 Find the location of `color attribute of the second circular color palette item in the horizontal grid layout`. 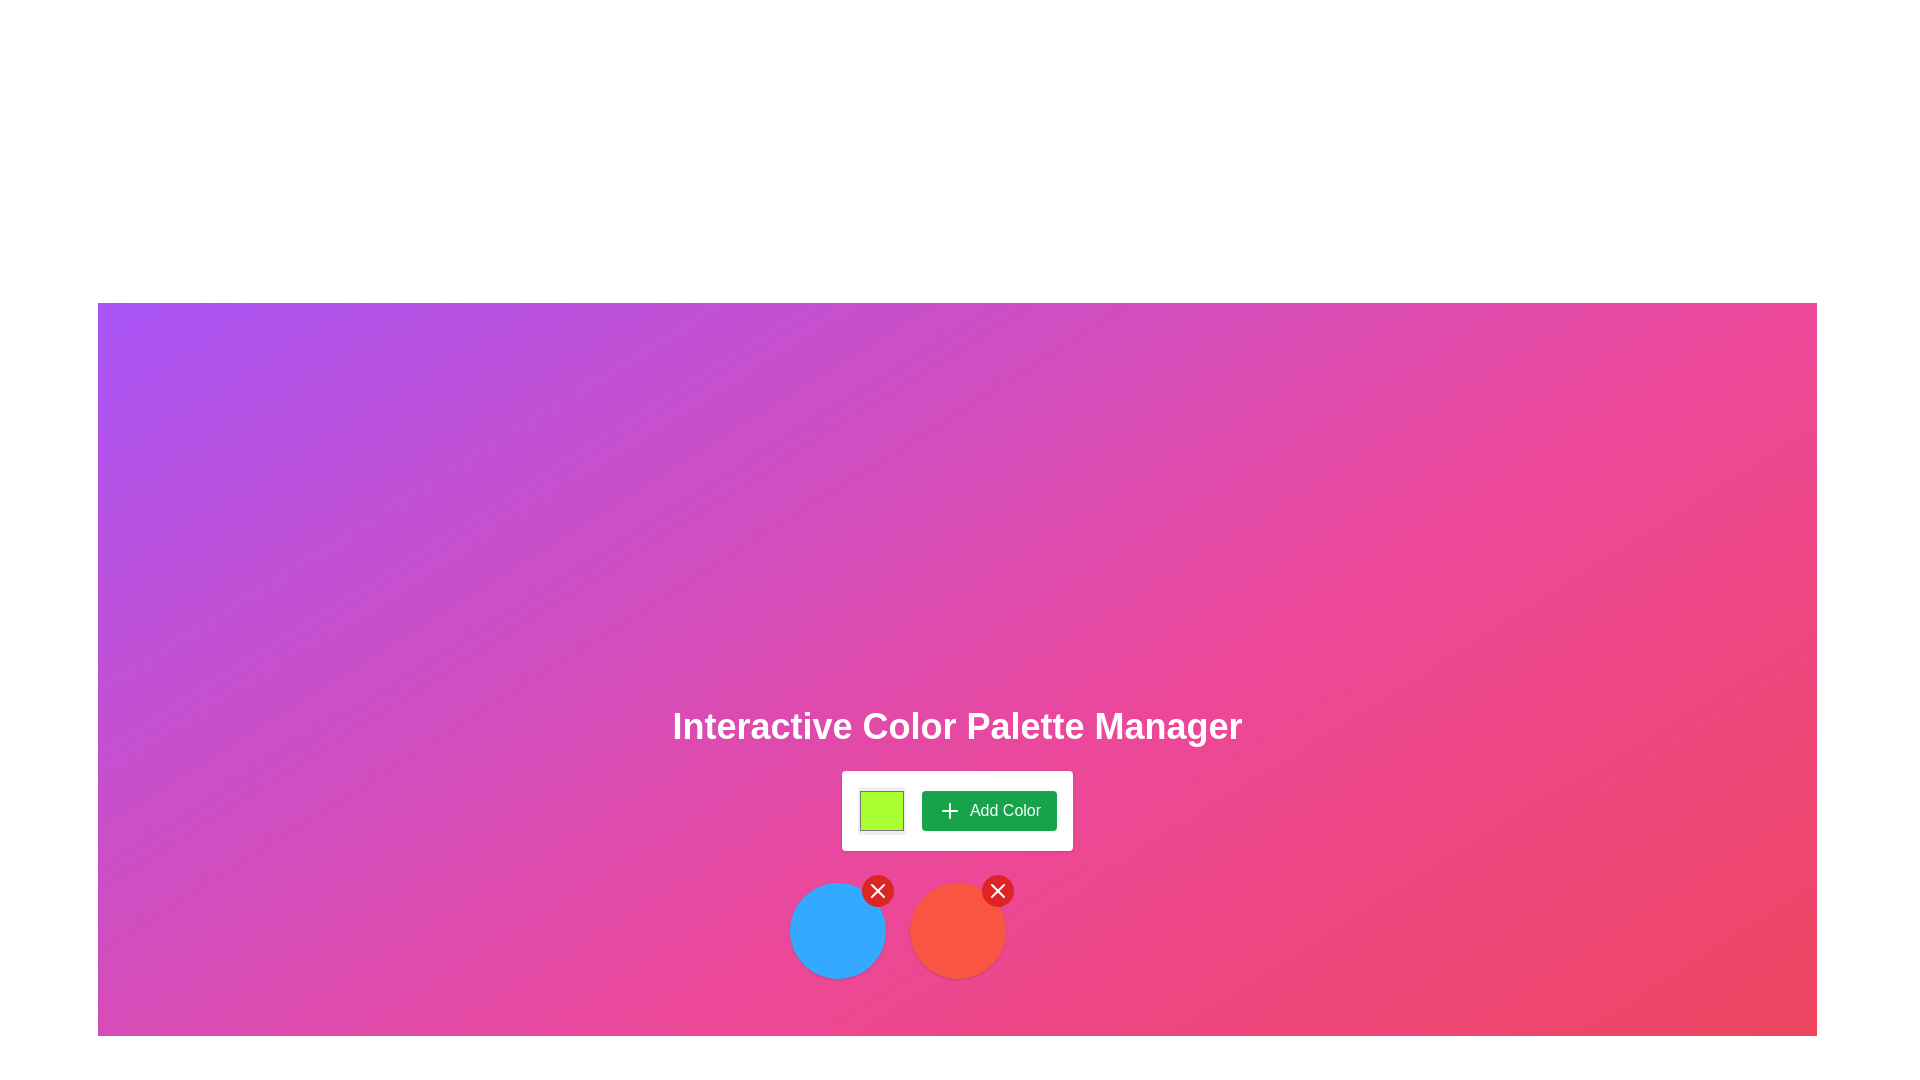

color attribute of the second circular color palette item in the horizontal grid layout is located at coordinates (956, 930).